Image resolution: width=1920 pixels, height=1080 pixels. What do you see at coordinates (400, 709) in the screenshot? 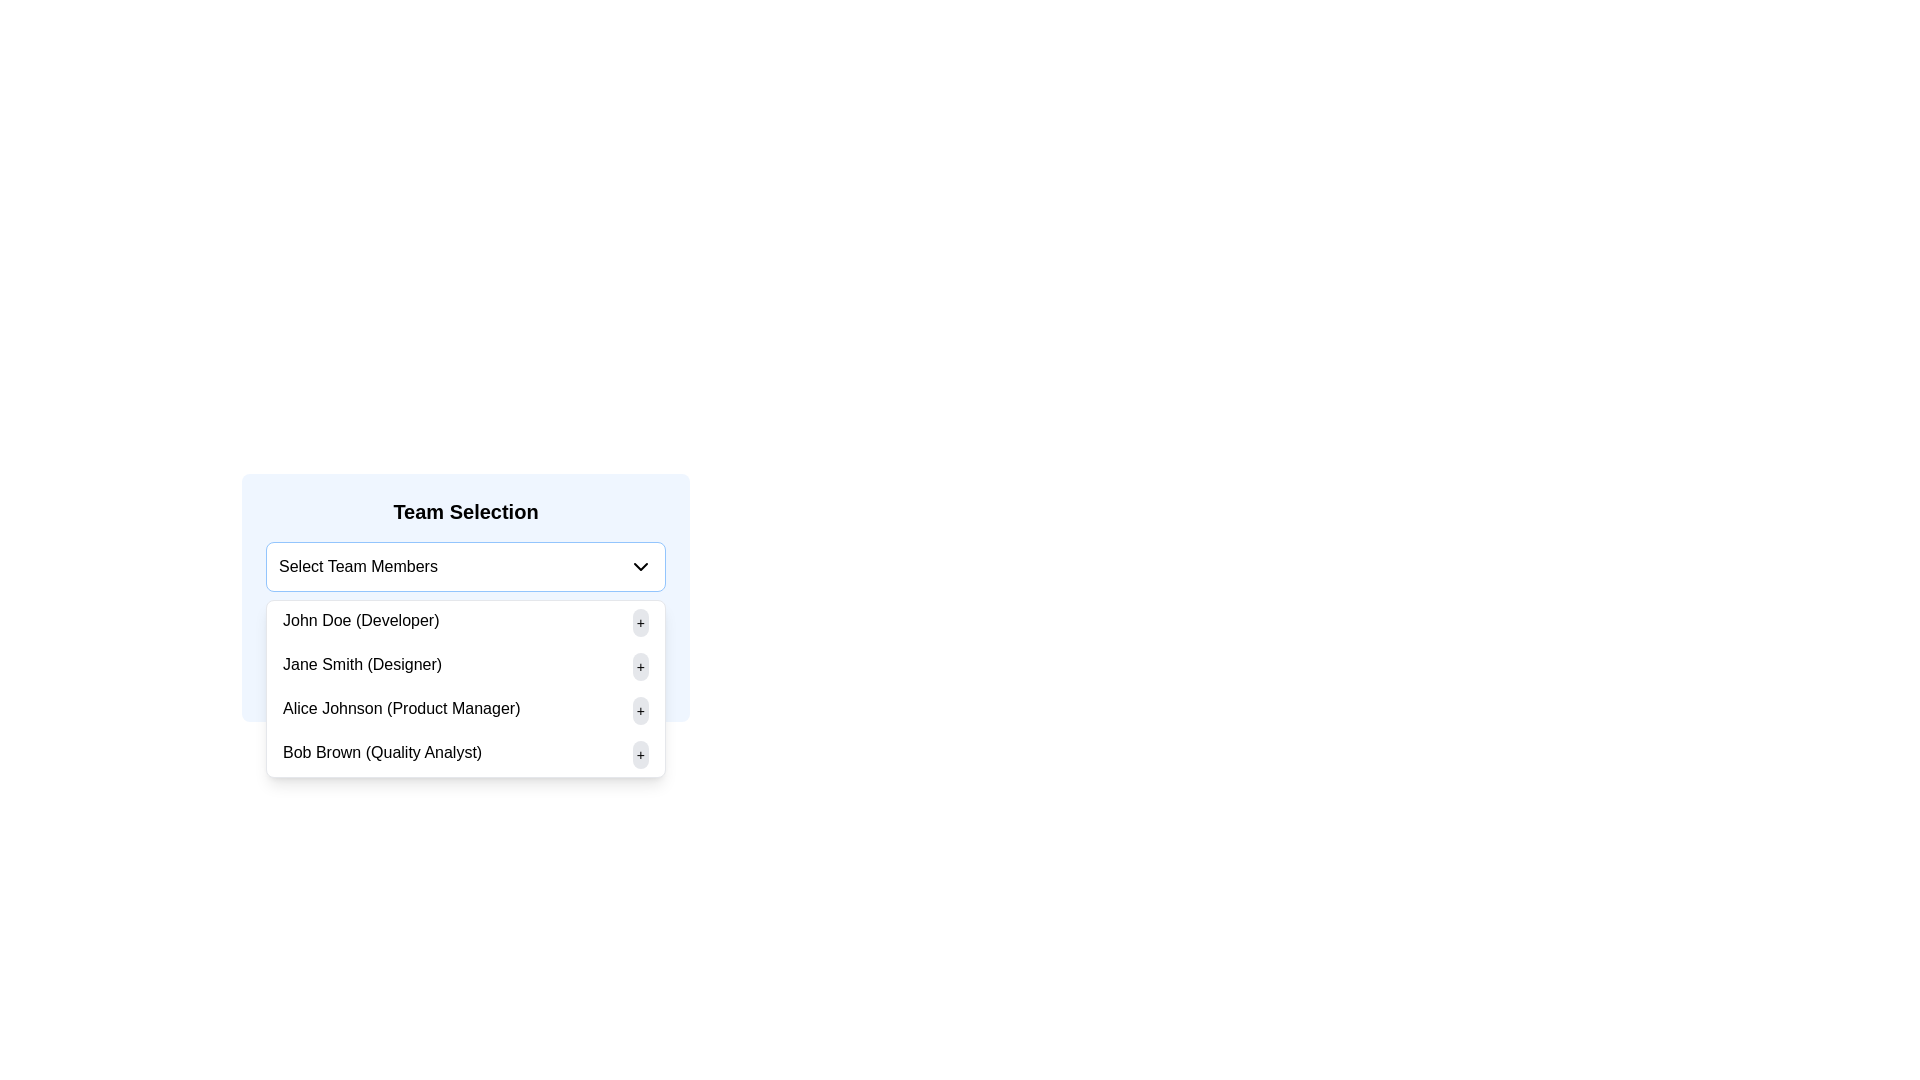
I see `the label identifying team member 'Alice Johnson', who is the 'Product Manager', in the team selection dropdown menu` at bounding box center [400, 709].